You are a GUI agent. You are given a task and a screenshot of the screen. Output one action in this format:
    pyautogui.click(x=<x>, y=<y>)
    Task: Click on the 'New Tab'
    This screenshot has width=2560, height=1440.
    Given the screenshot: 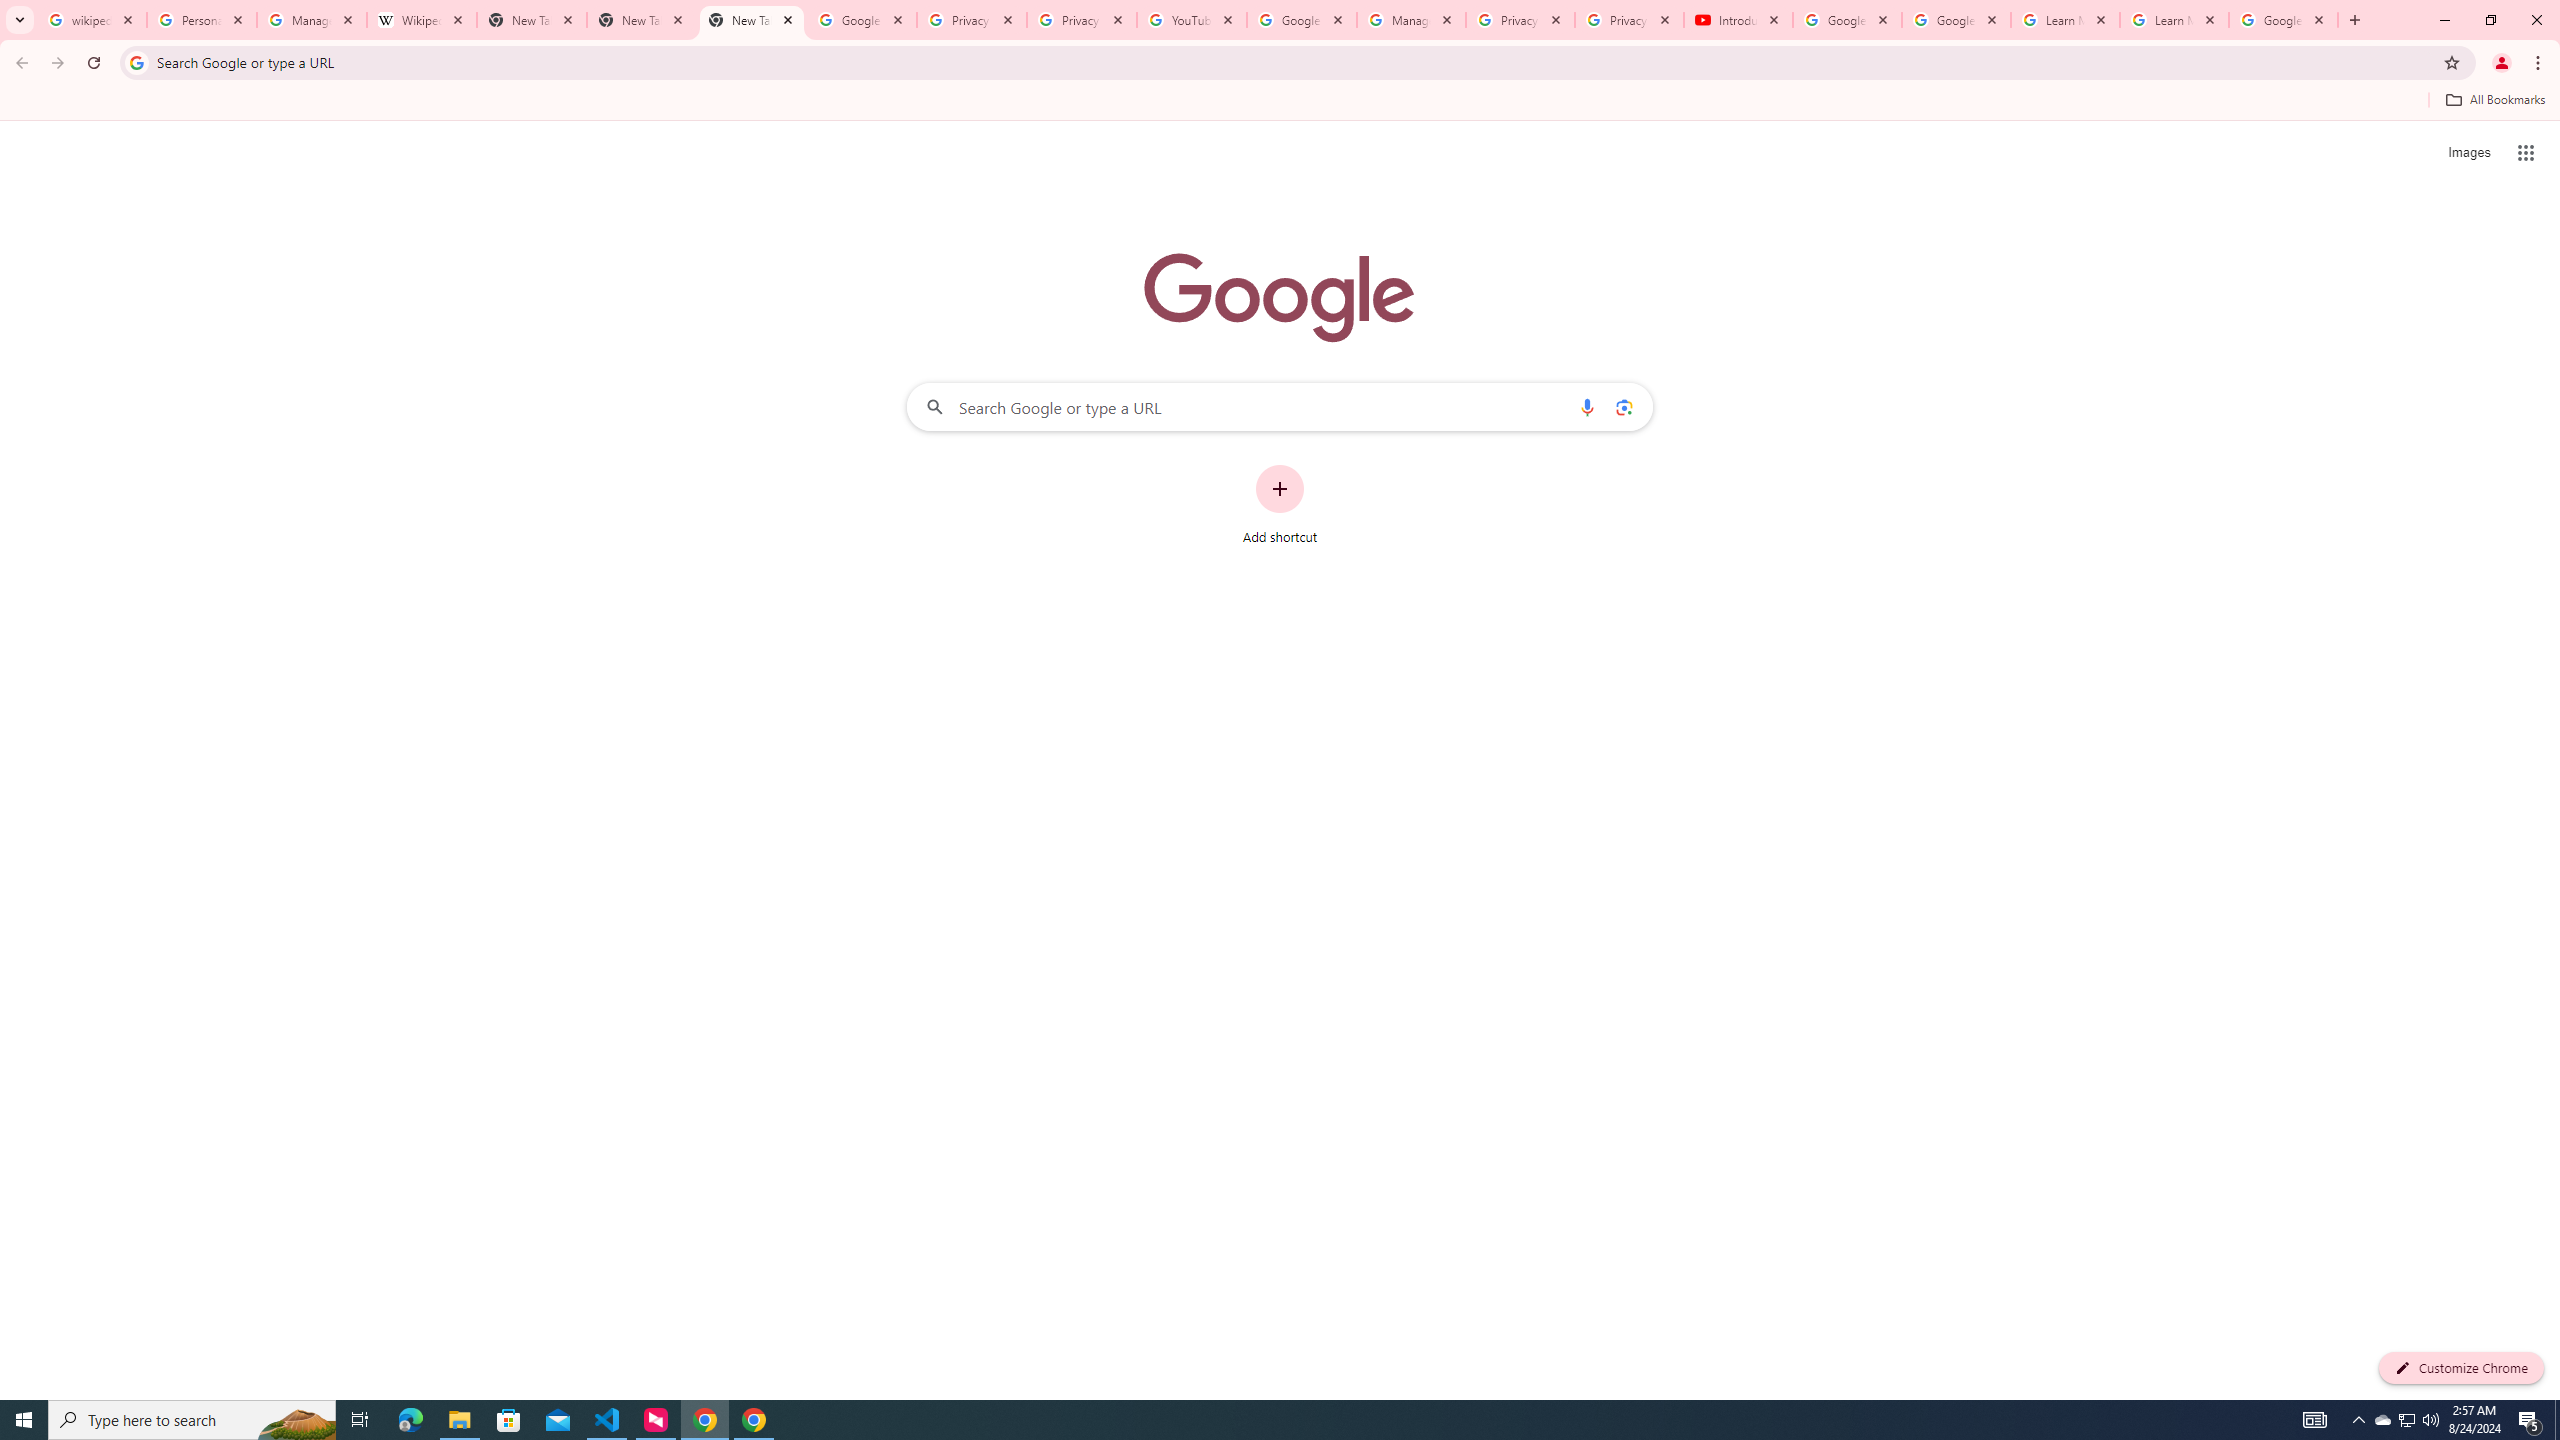 What is the action you would take?
    pyautogui.click(x=641, y=19)
    